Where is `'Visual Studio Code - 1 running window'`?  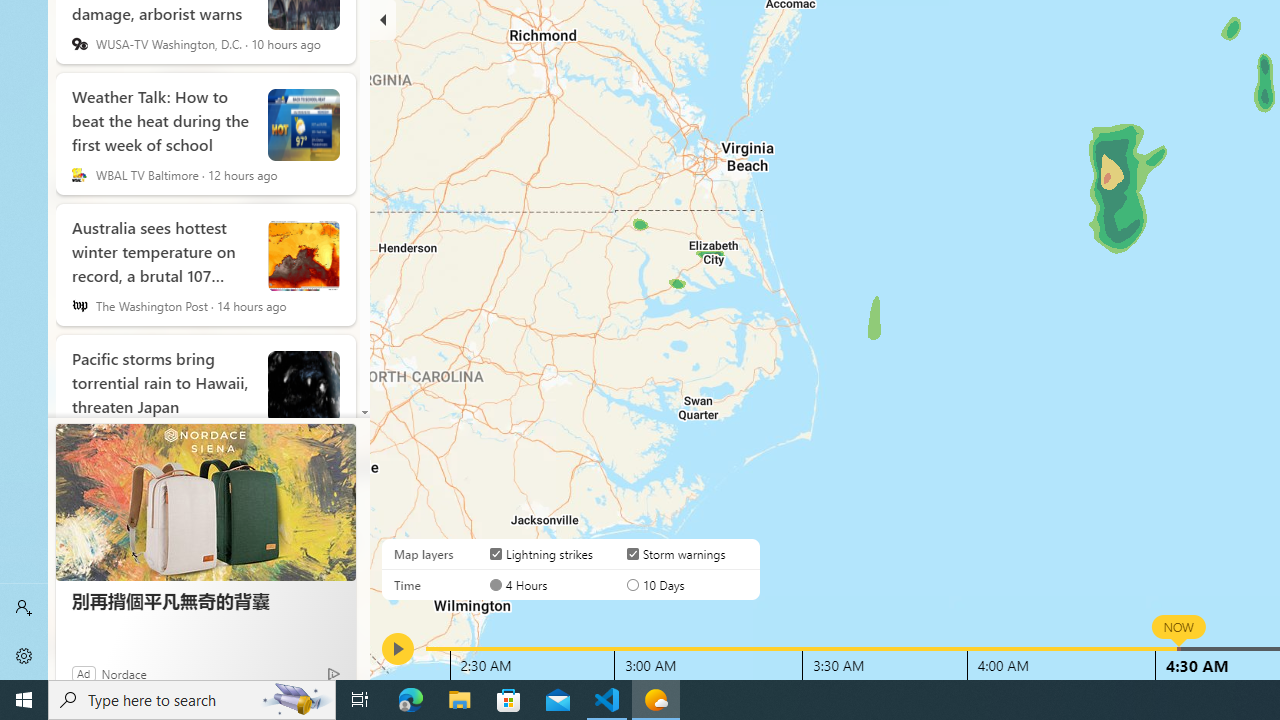
'Visual Studio Code - 1 running window' is located at coordinates (606, 698).